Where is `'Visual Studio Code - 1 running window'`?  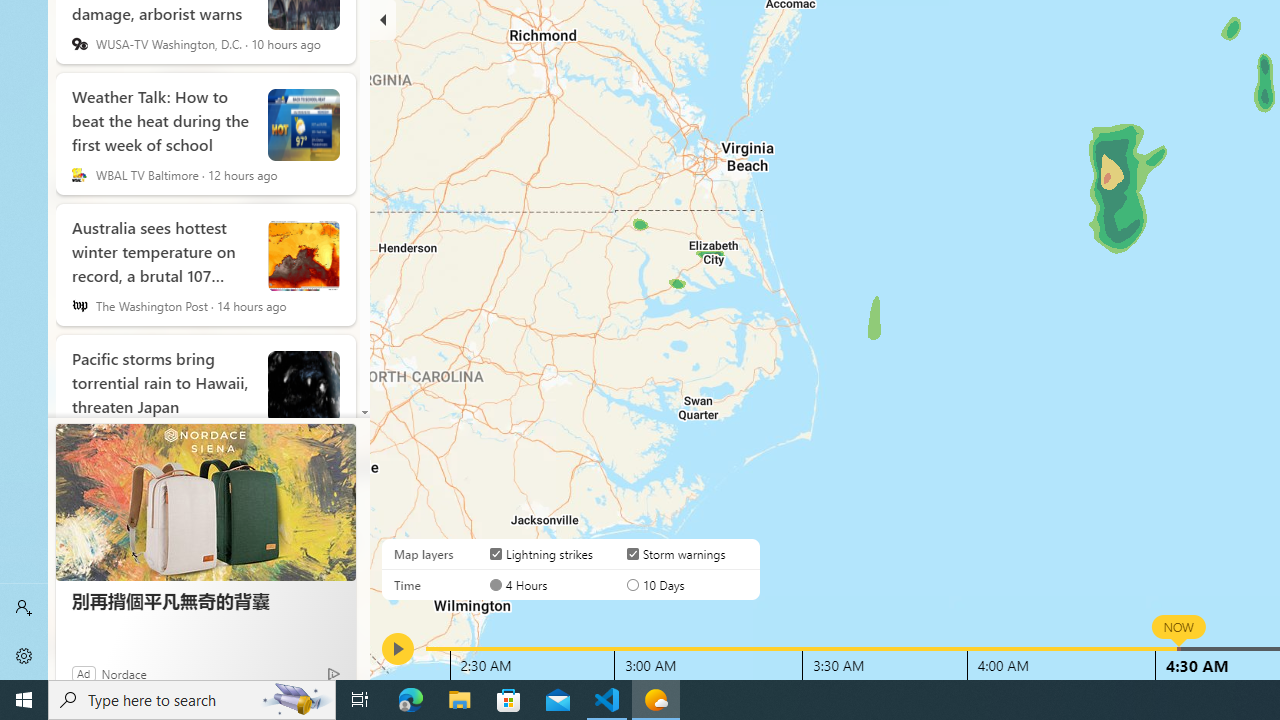
'Visual Studio Code - 1 running window' is located at coordinates (606, 698).